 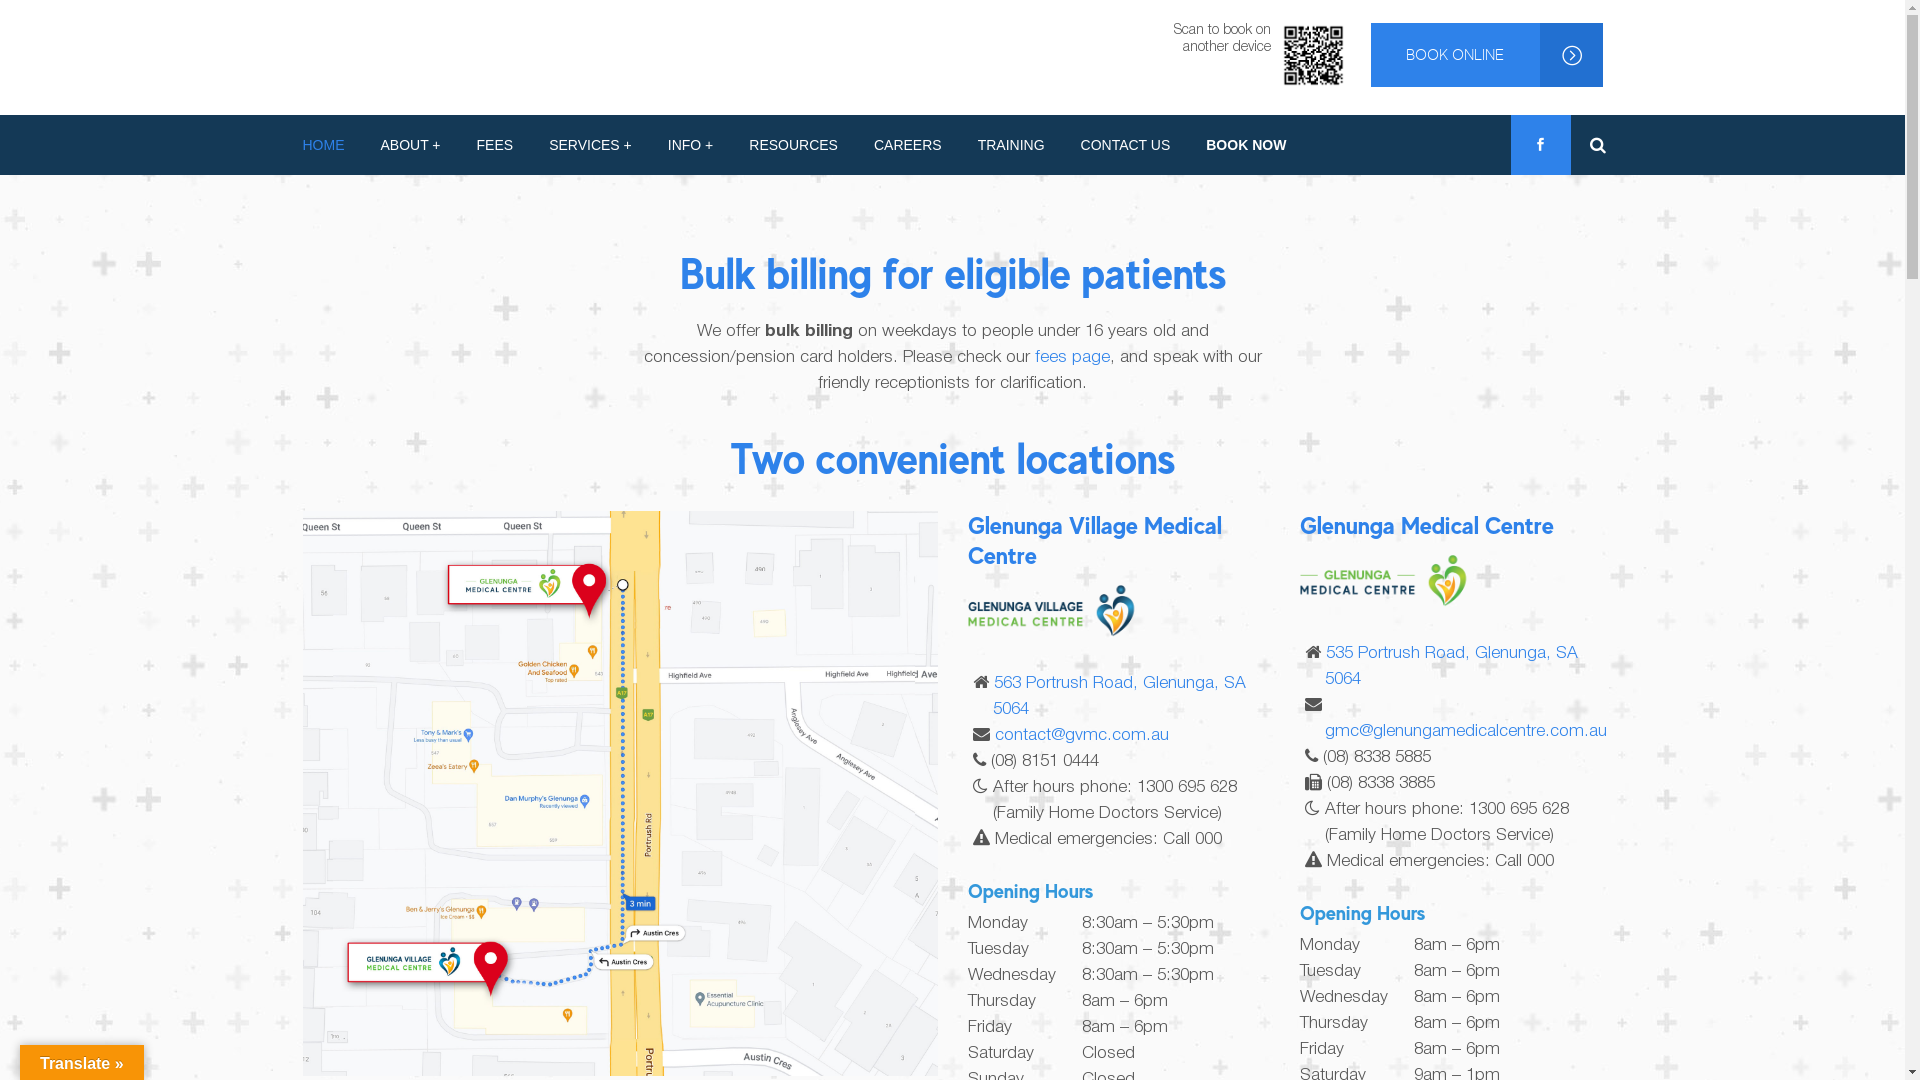 I want to click on 'gmc-left-updated', so click(x=1389, y=582).